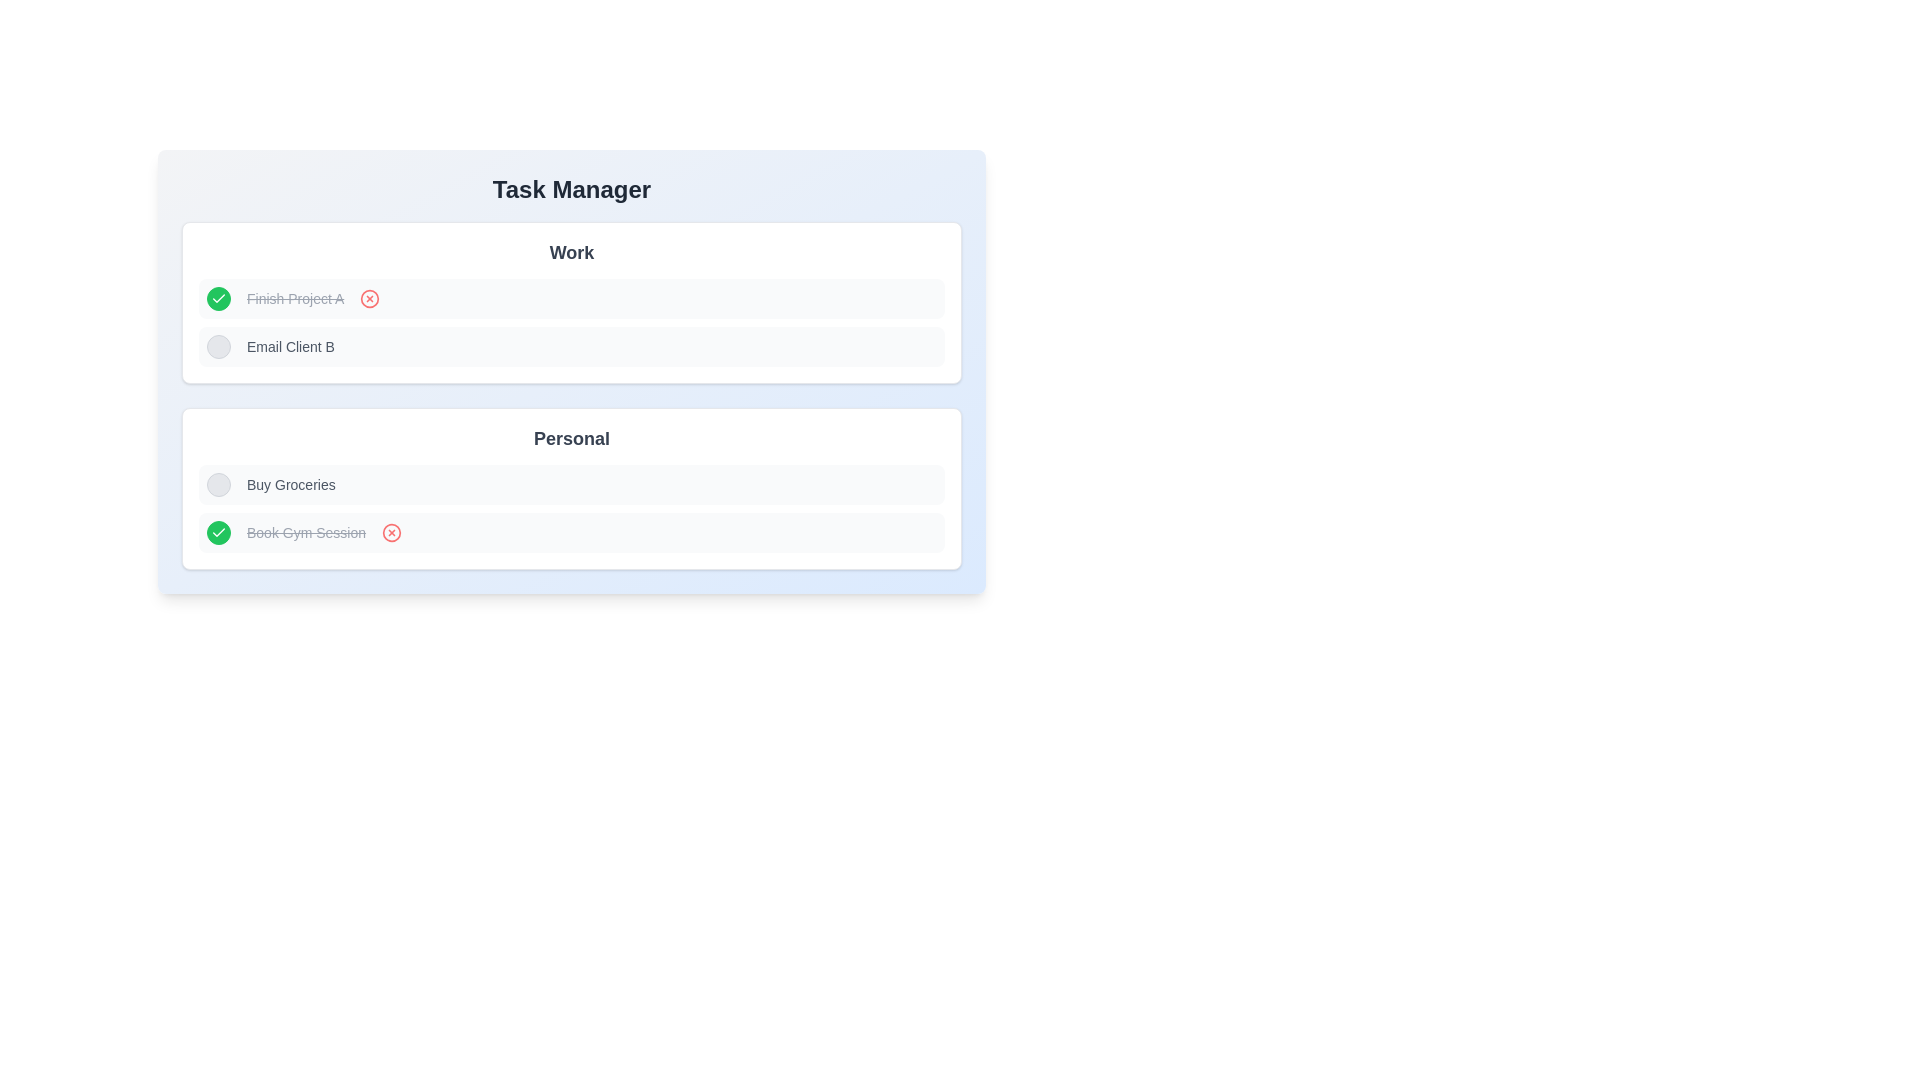 The height and width of the screenshot is (1080, 1920). I want to click on the circular red outlined icon with a red cross symbol in the 'Personal' section of the task manager, so click(392, 531).